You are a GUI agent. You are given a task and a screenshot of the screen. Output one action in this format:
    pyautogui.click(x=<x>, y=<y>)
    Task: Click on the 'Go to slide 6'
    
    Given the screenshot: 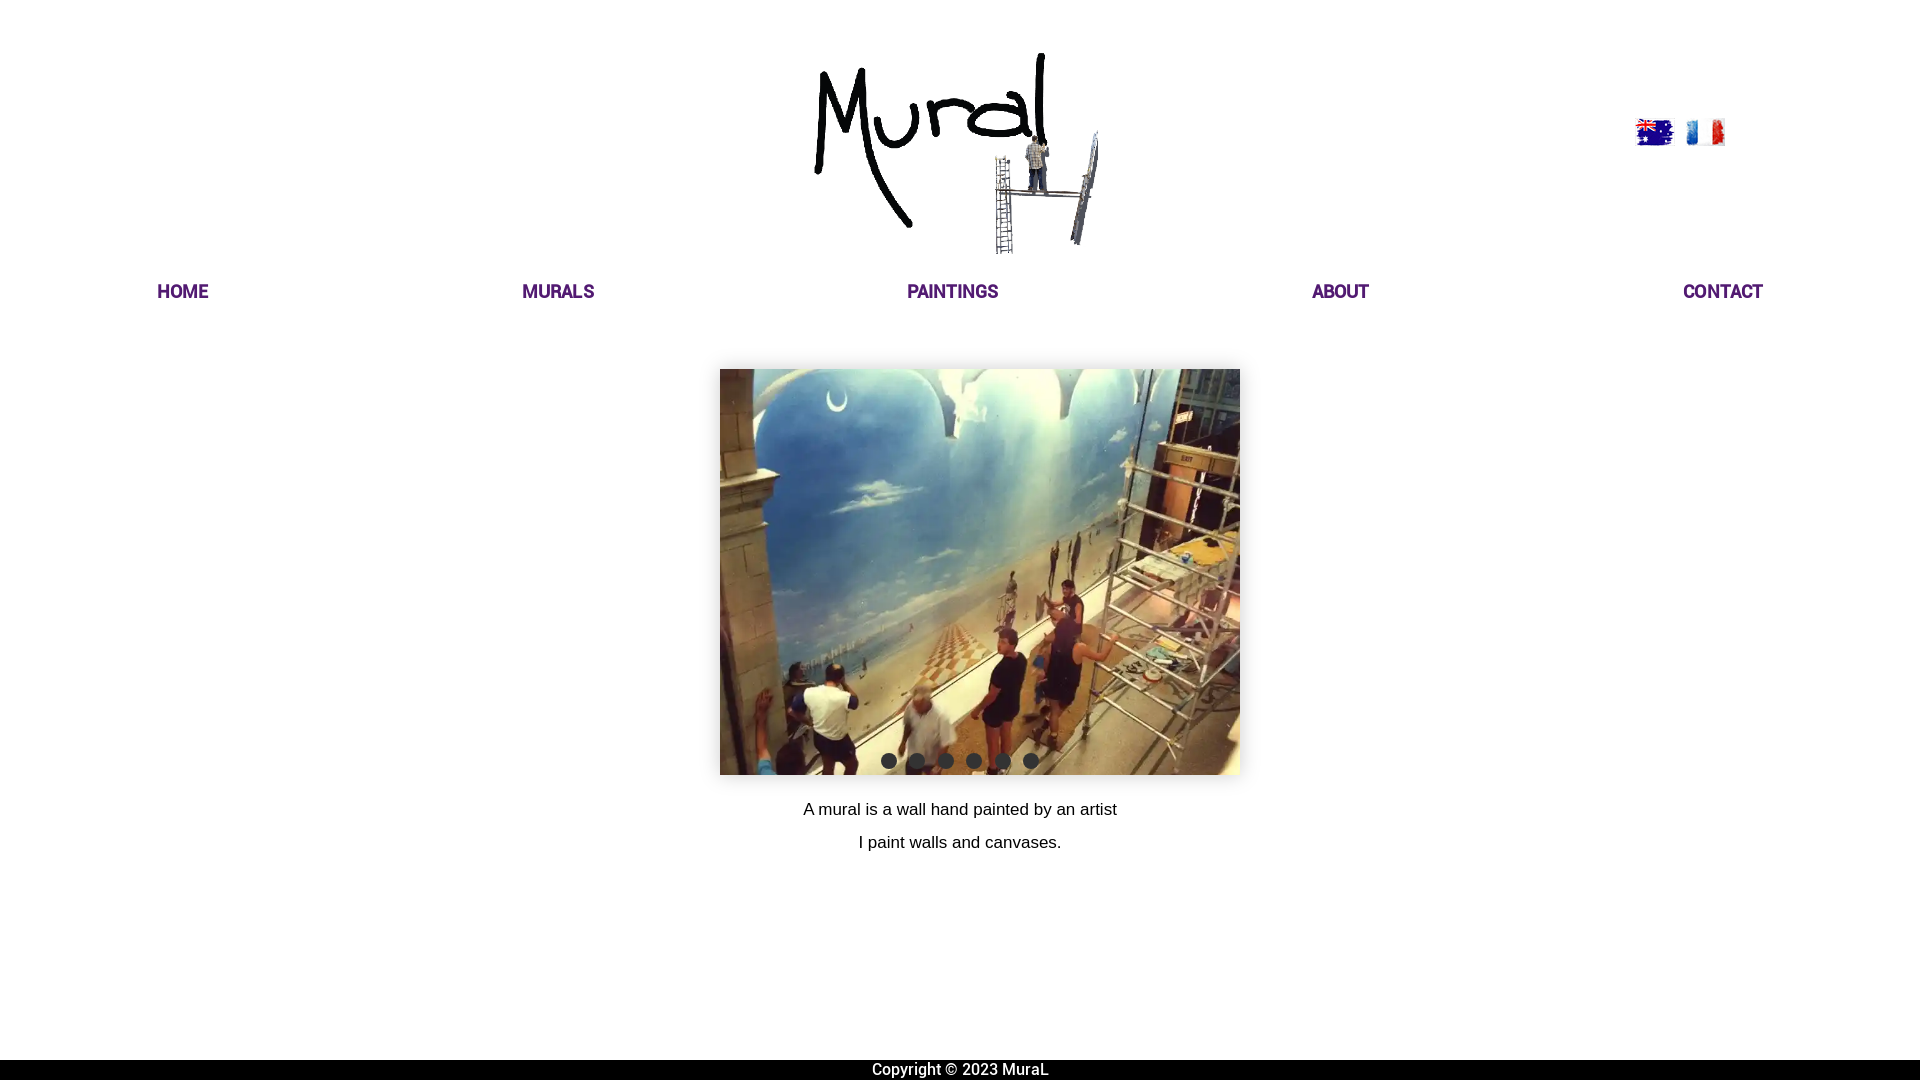 What is the action you would take?
    pyautogui.click(x=1031, y=760)
    